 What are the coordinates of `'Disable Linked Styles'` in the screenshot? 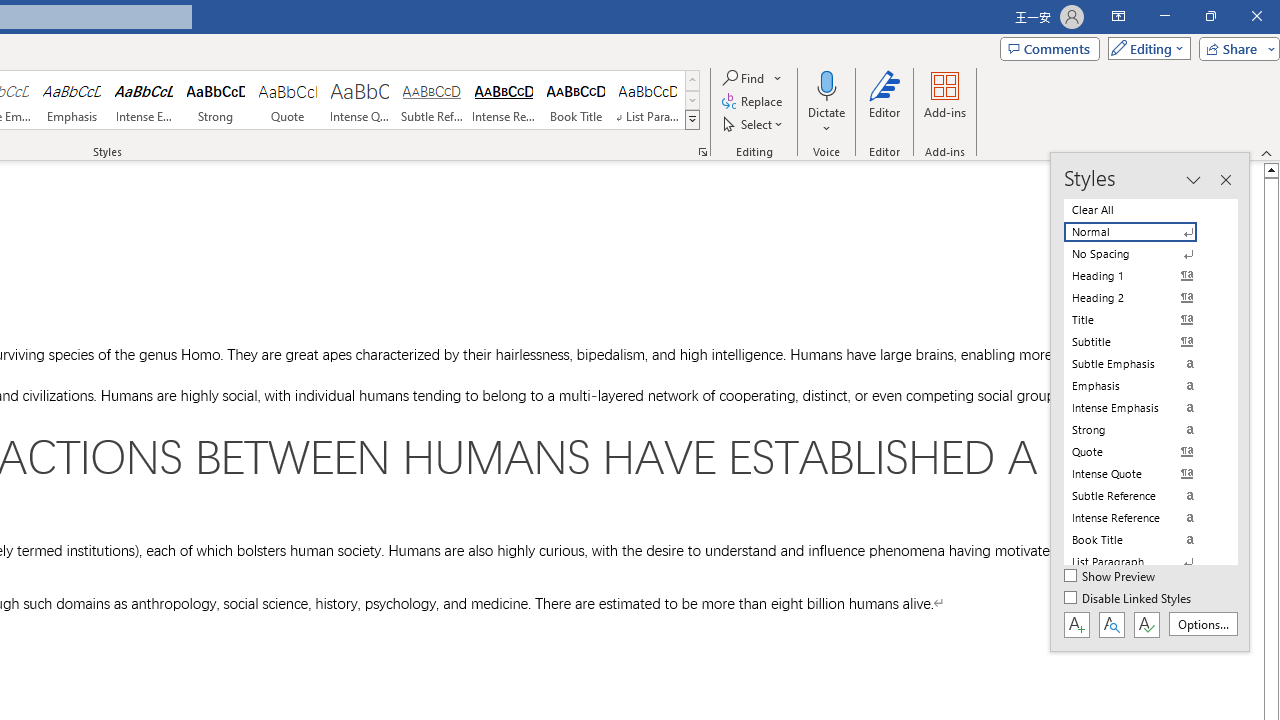 It's located at (1129, 598).